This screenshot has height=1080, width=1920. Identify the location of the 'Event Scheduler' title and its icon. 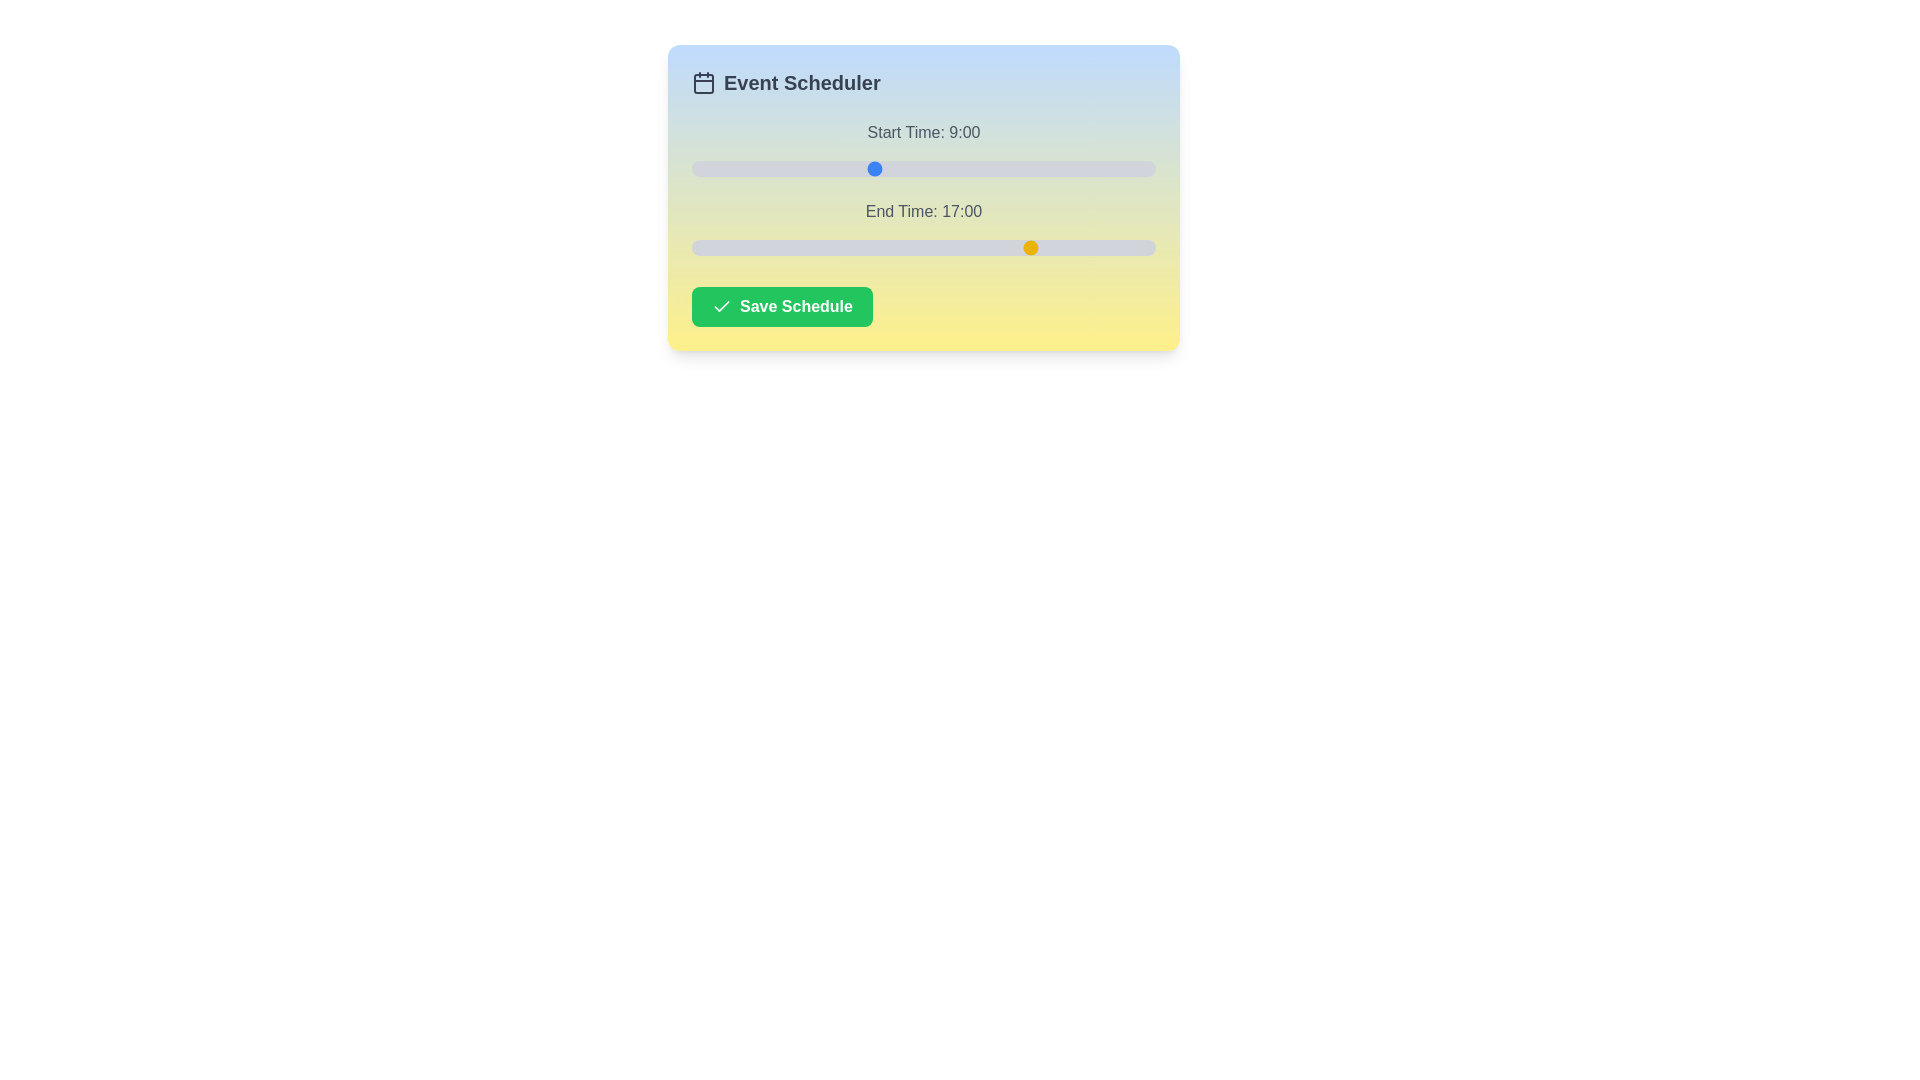
(923, 82).